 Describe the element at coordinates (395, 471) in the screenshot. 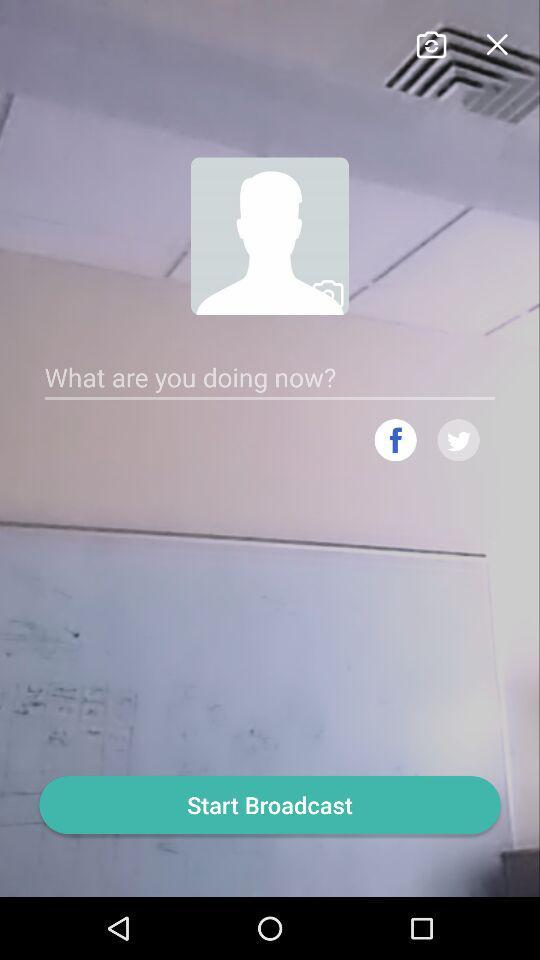

I see `the facebook icon` at that location.